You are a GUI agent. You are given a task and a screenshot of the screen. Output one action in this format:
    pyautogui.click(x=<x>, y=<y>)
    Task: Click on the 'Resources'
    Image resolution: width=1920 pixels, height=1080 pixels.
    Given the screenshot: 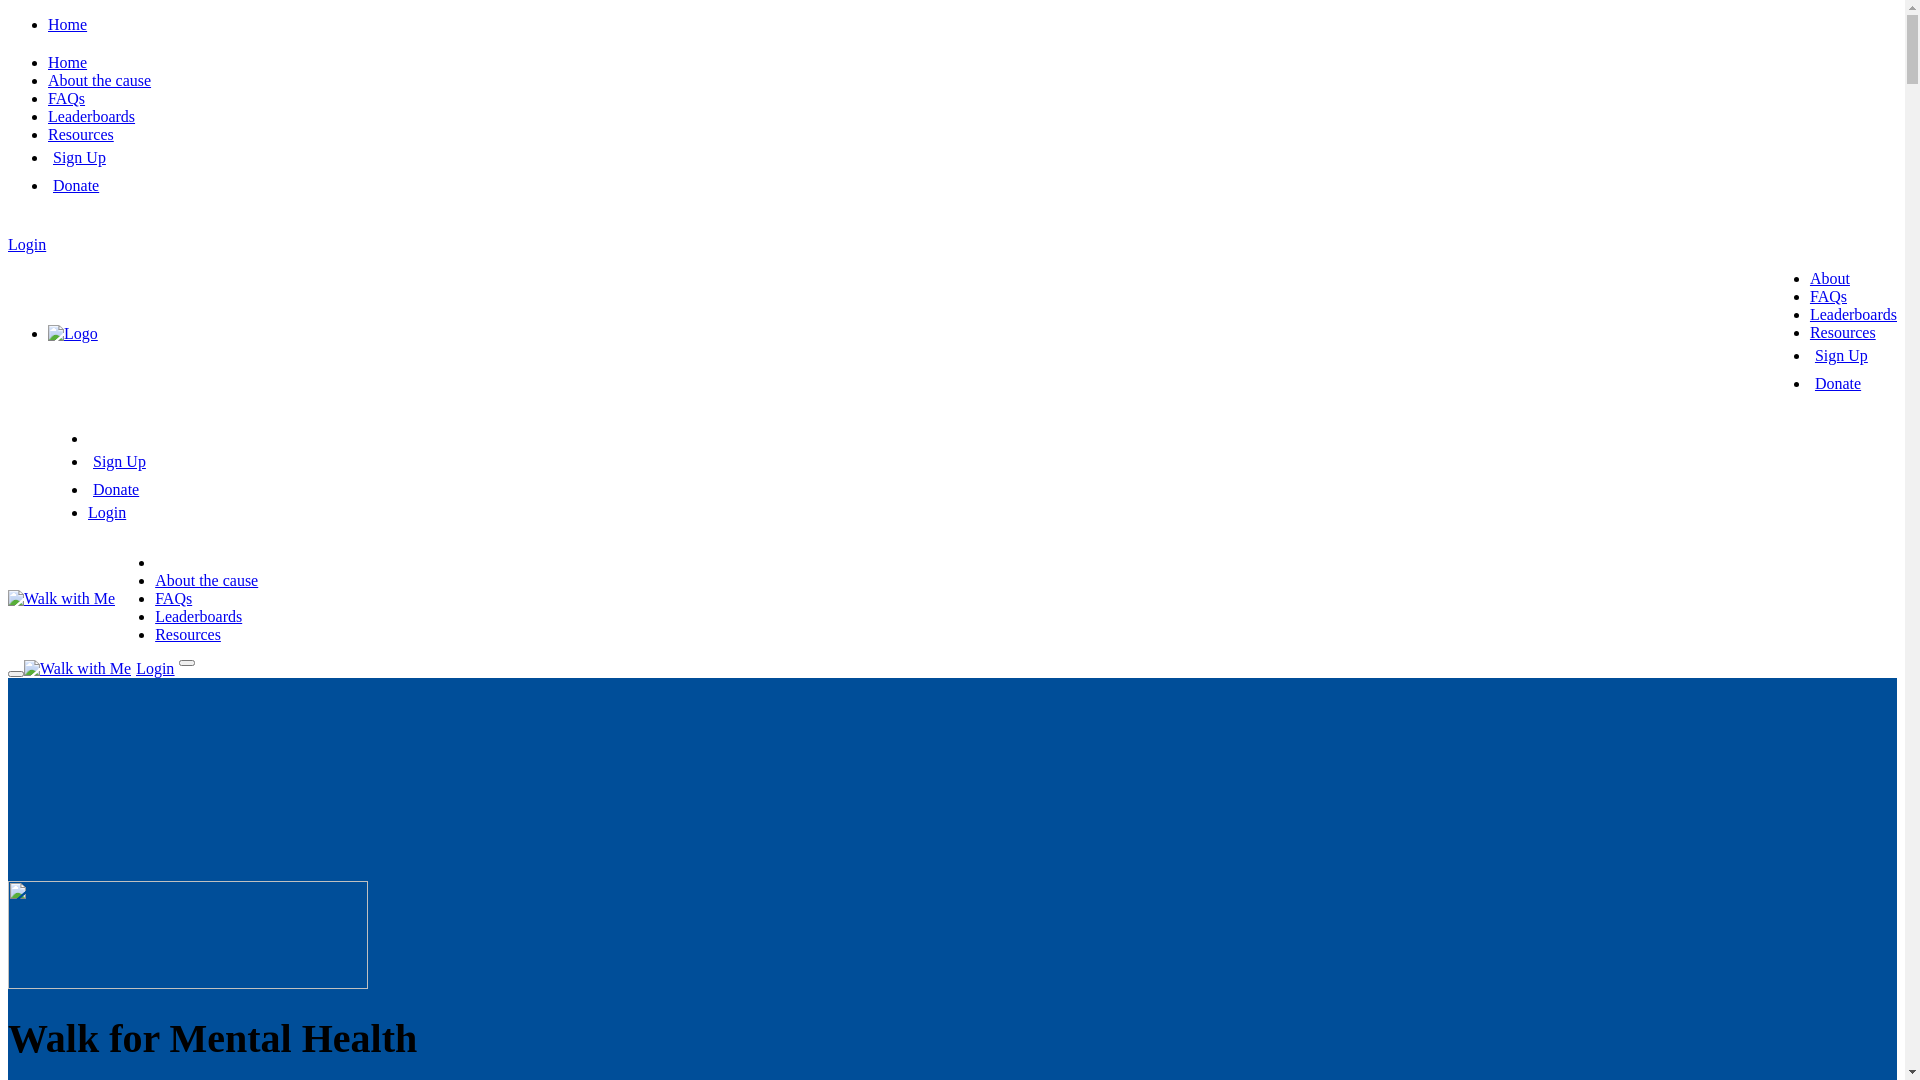 What is the action you would take?
    pyautogui.click(x=1842, y=331)
    